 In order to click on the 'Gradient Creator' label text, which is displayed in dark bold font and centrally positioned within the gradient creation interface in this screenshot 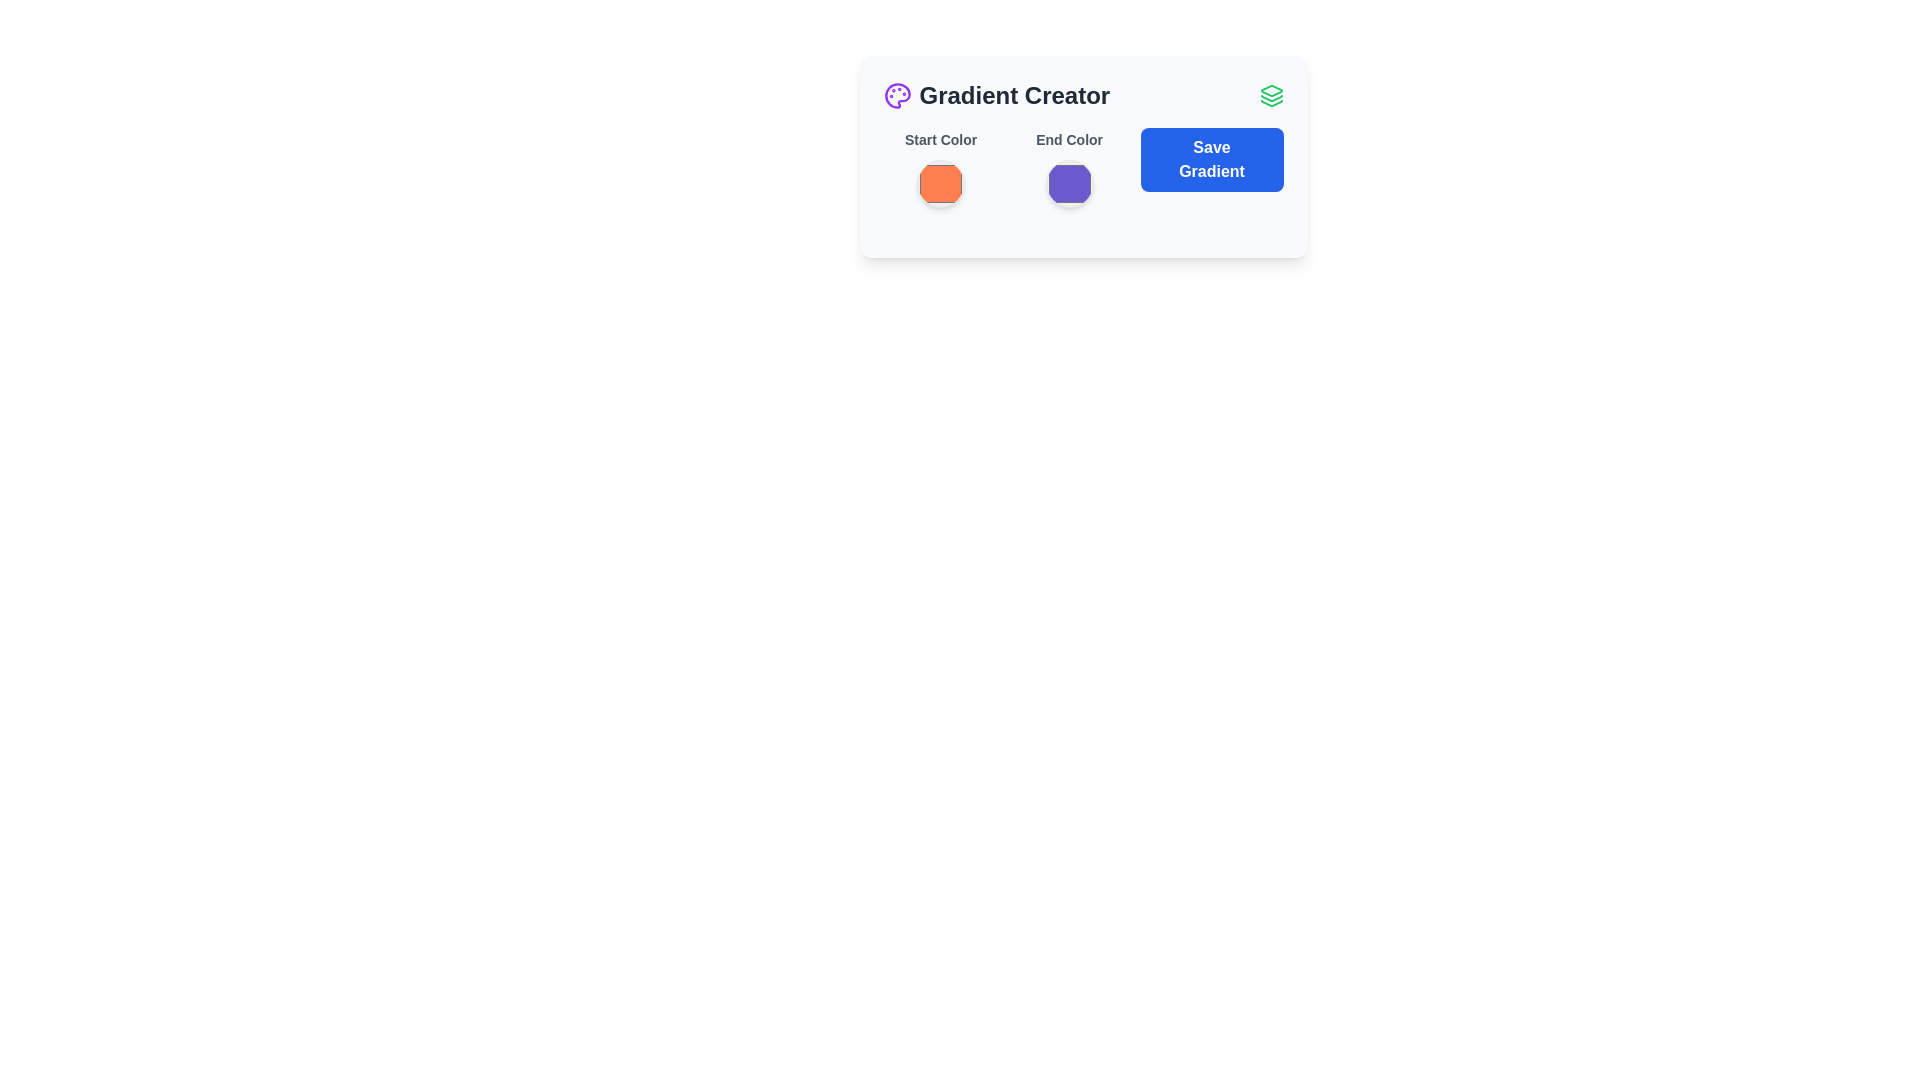, I will do `click(1014, 96)`.